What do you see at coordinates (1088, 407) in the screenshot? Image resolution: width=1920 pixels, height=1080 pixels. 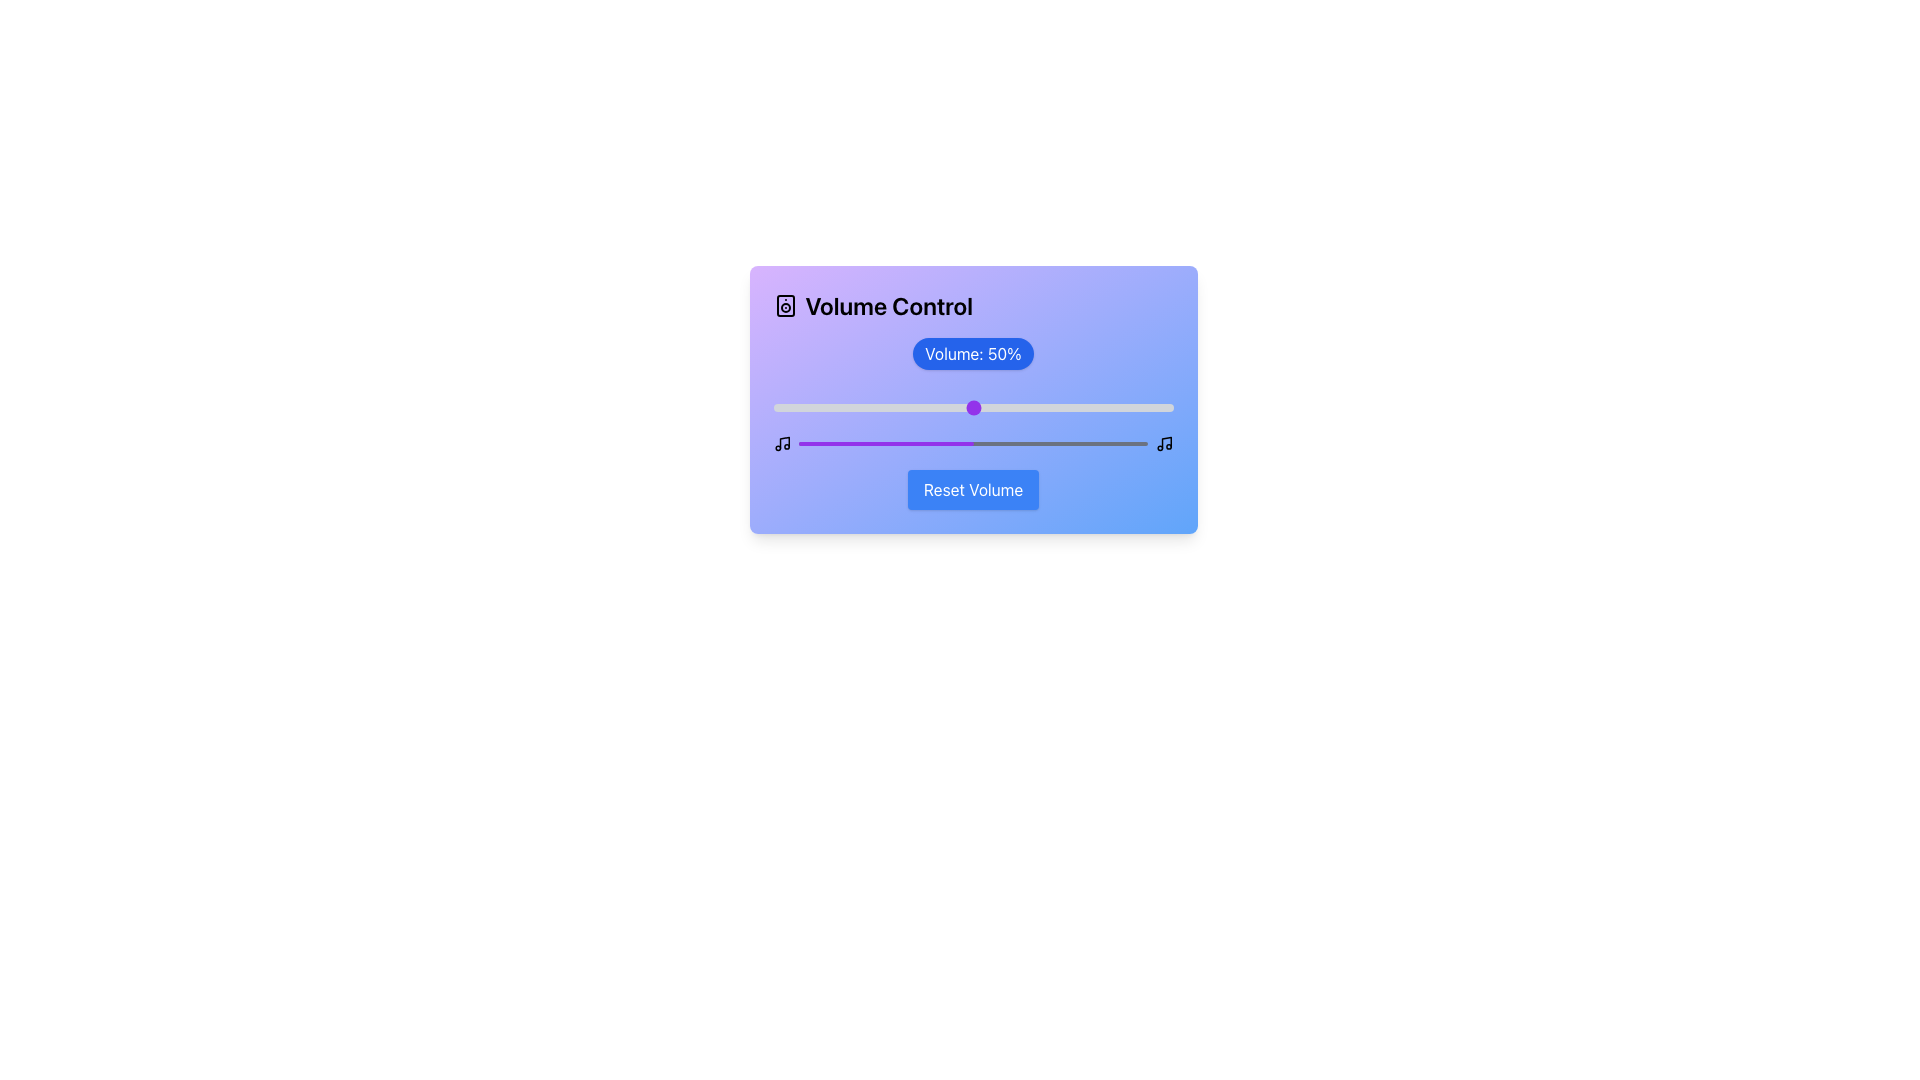 I see `the volume slider` at bounding box center [1088, 407].